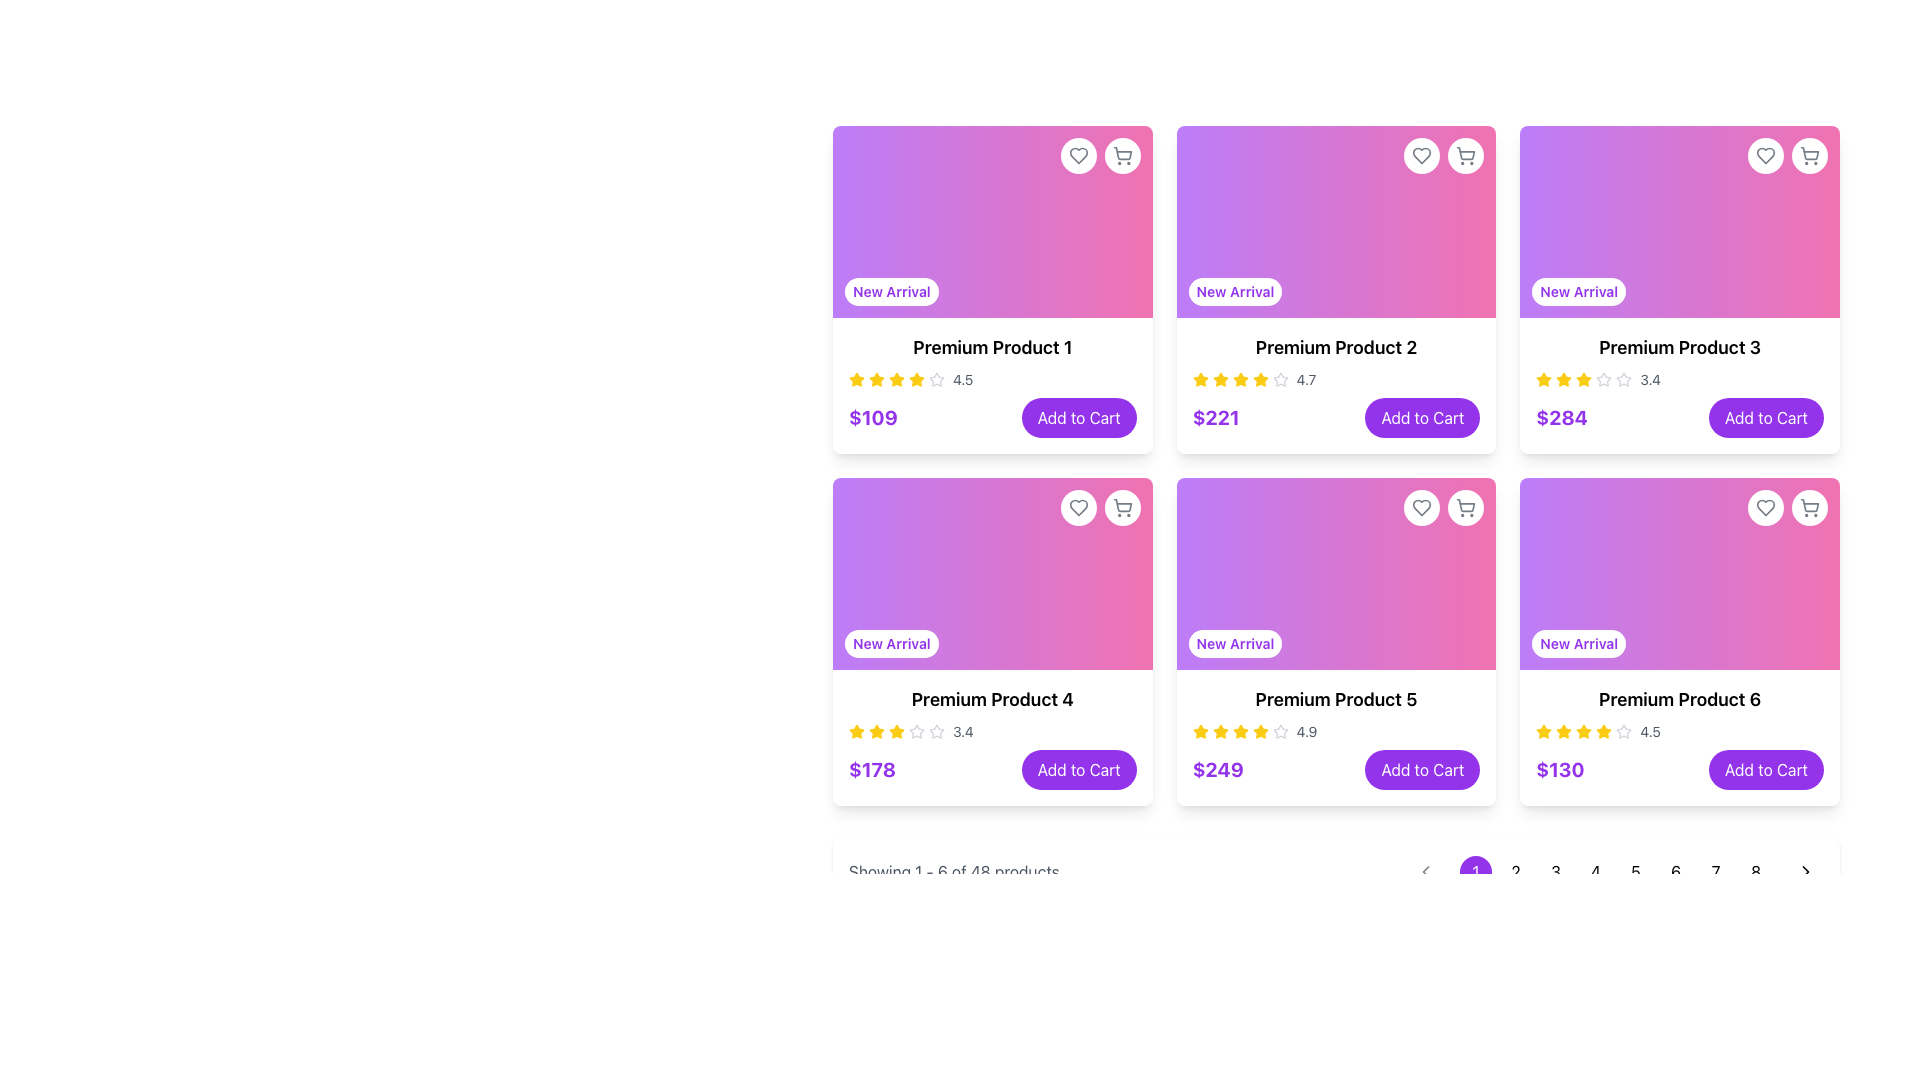 This screenshot has height=1080, width=1920. I want to click on the unfilled gray star icon, which is the sixth star from the left in the rating system for 'Premium Product 2' with a rating text of '4.7', so click(1280, 380).